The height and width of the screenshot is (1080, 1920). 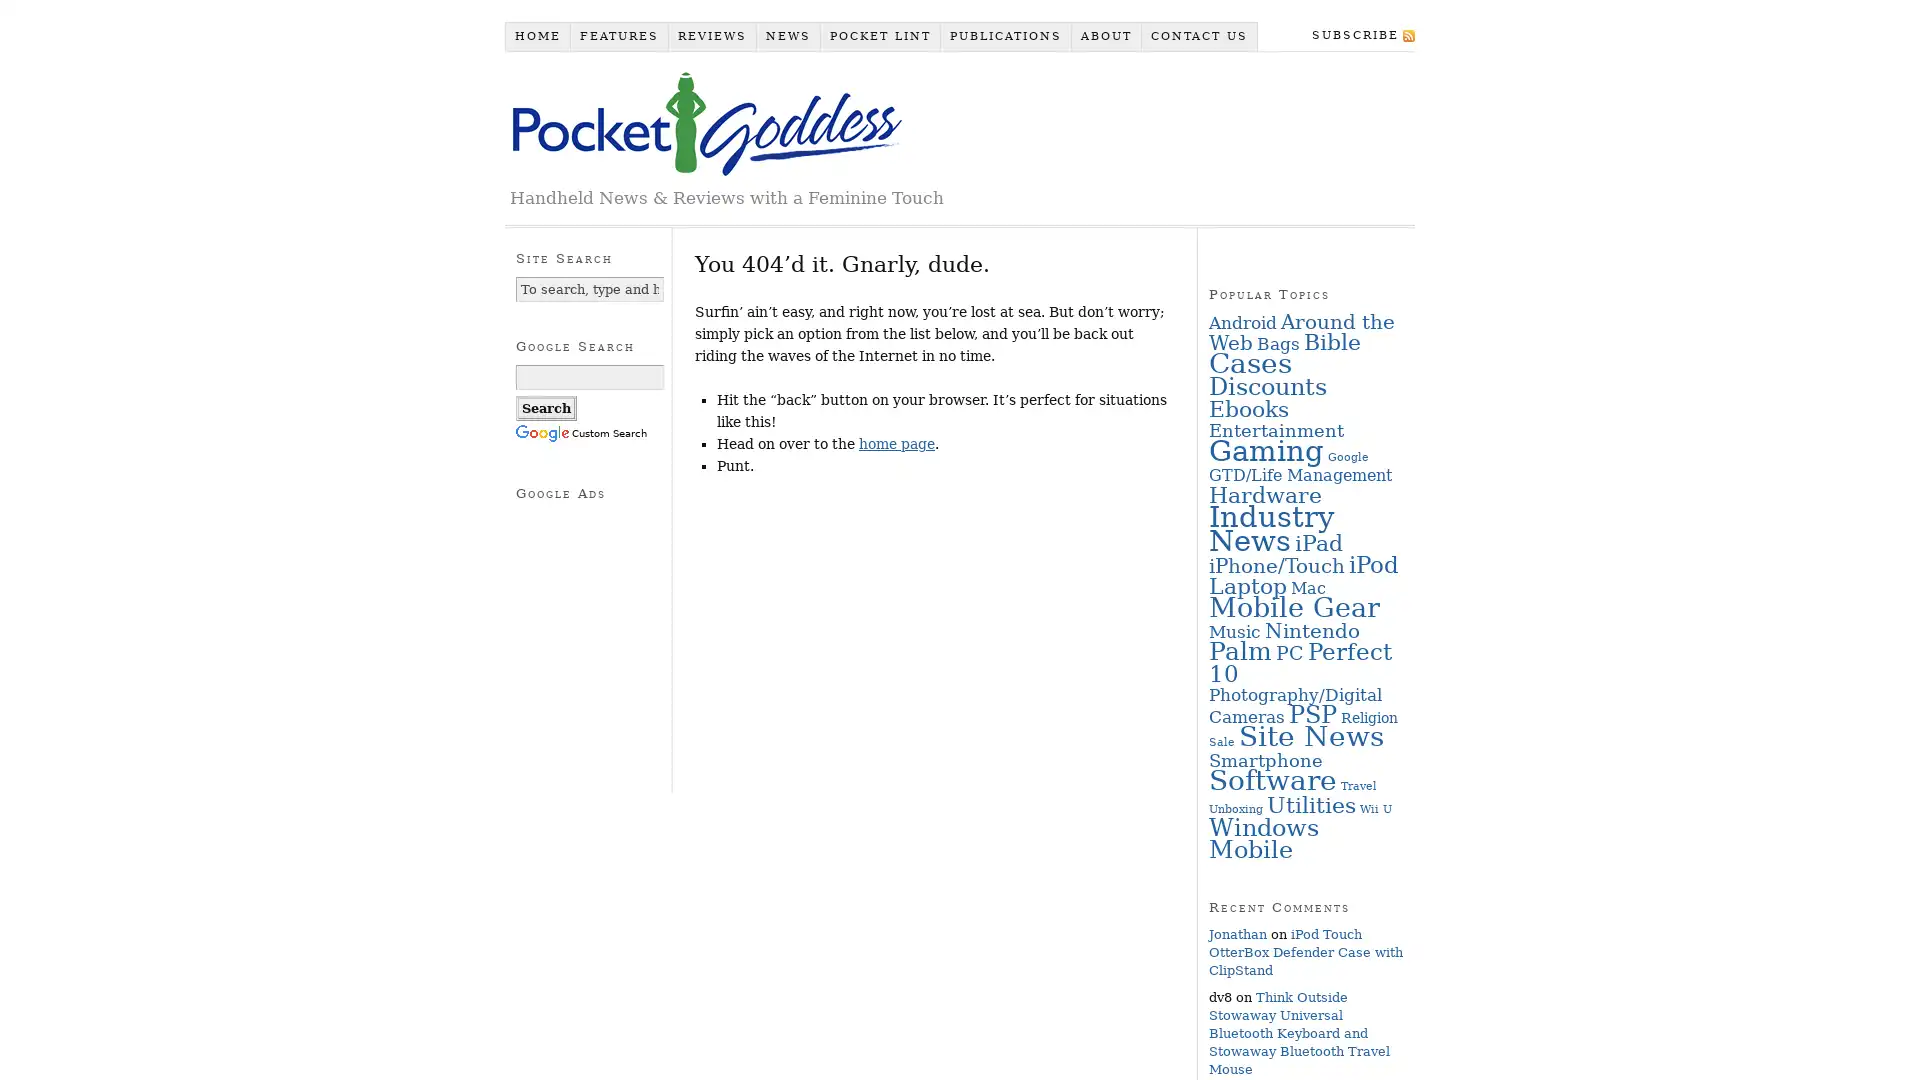 What do you see at coordinates (546, 407) in the screenshot?
I see `Search` at bounding box center [546, 407].